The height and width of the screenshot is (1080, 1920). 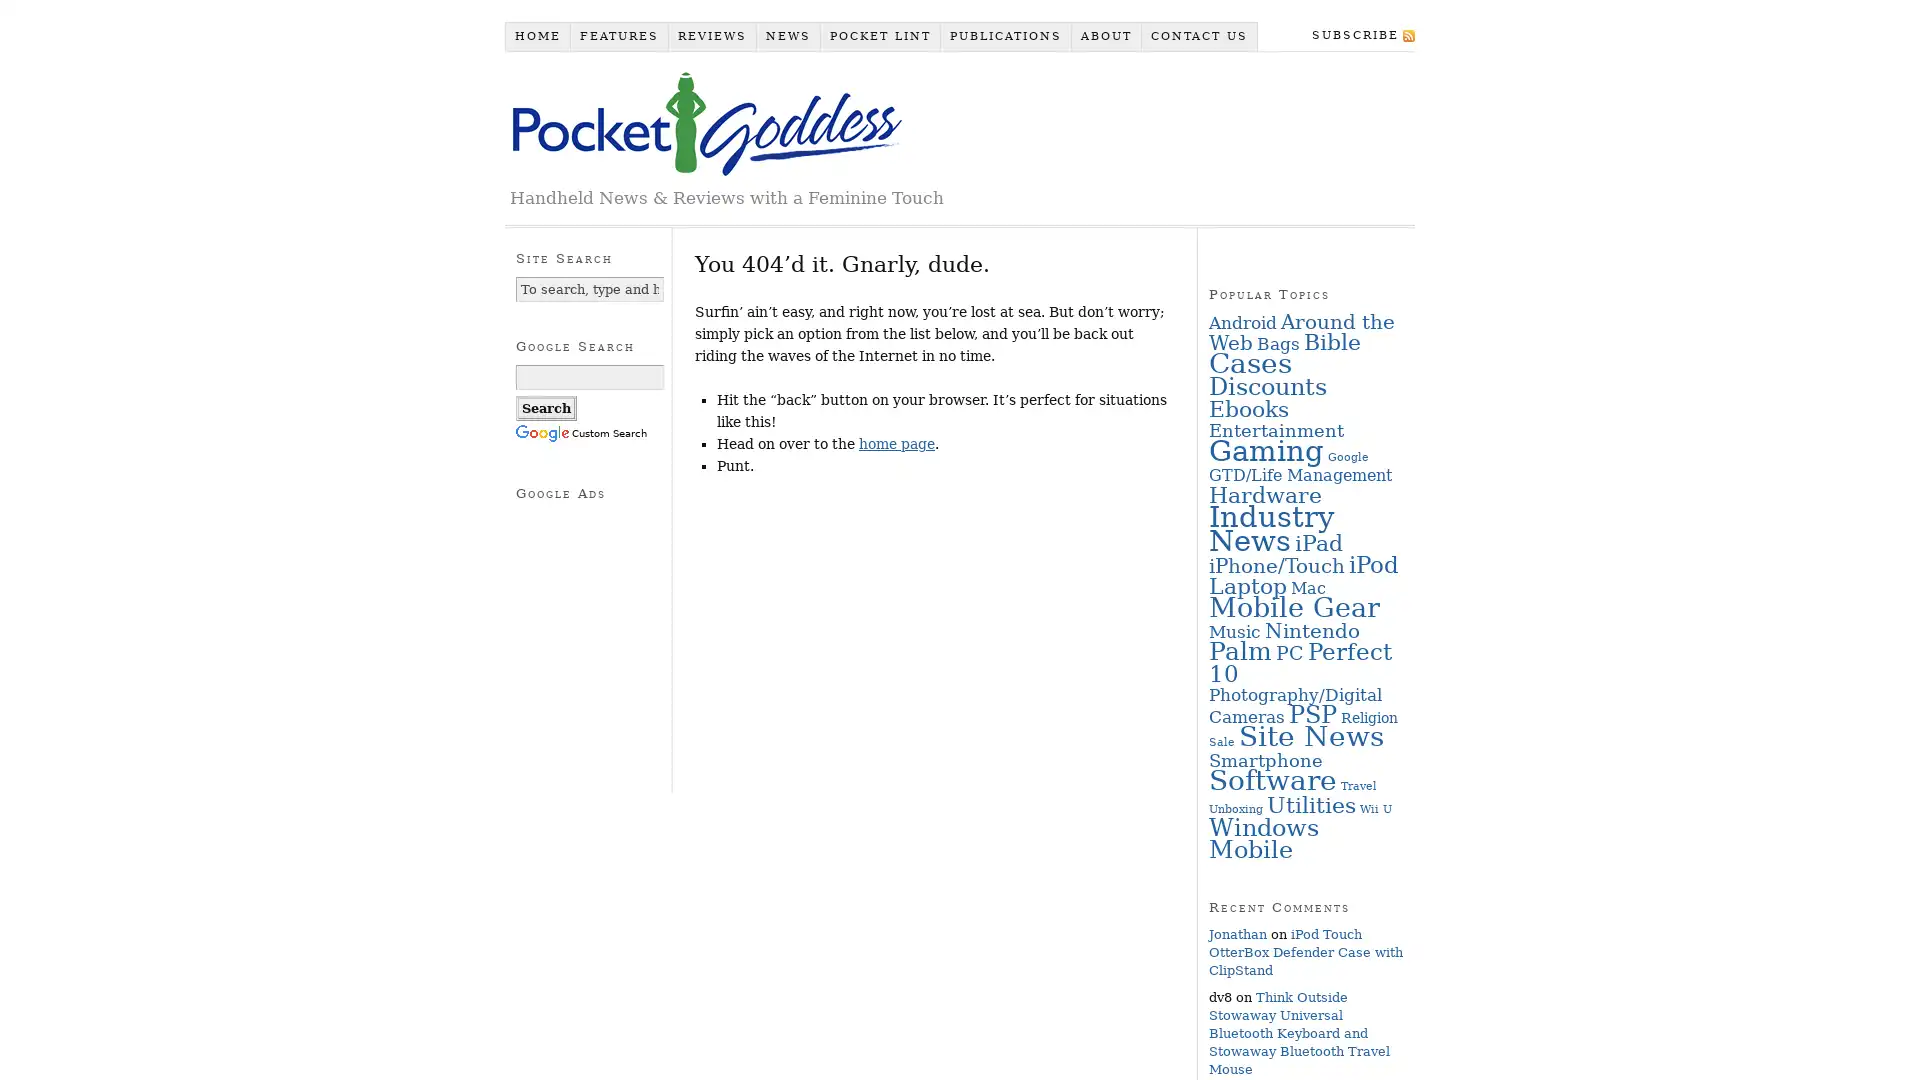 What do you see at coordinates (546, 407) in the screenshot?
I see `Search` at bounding box center [546, 407].